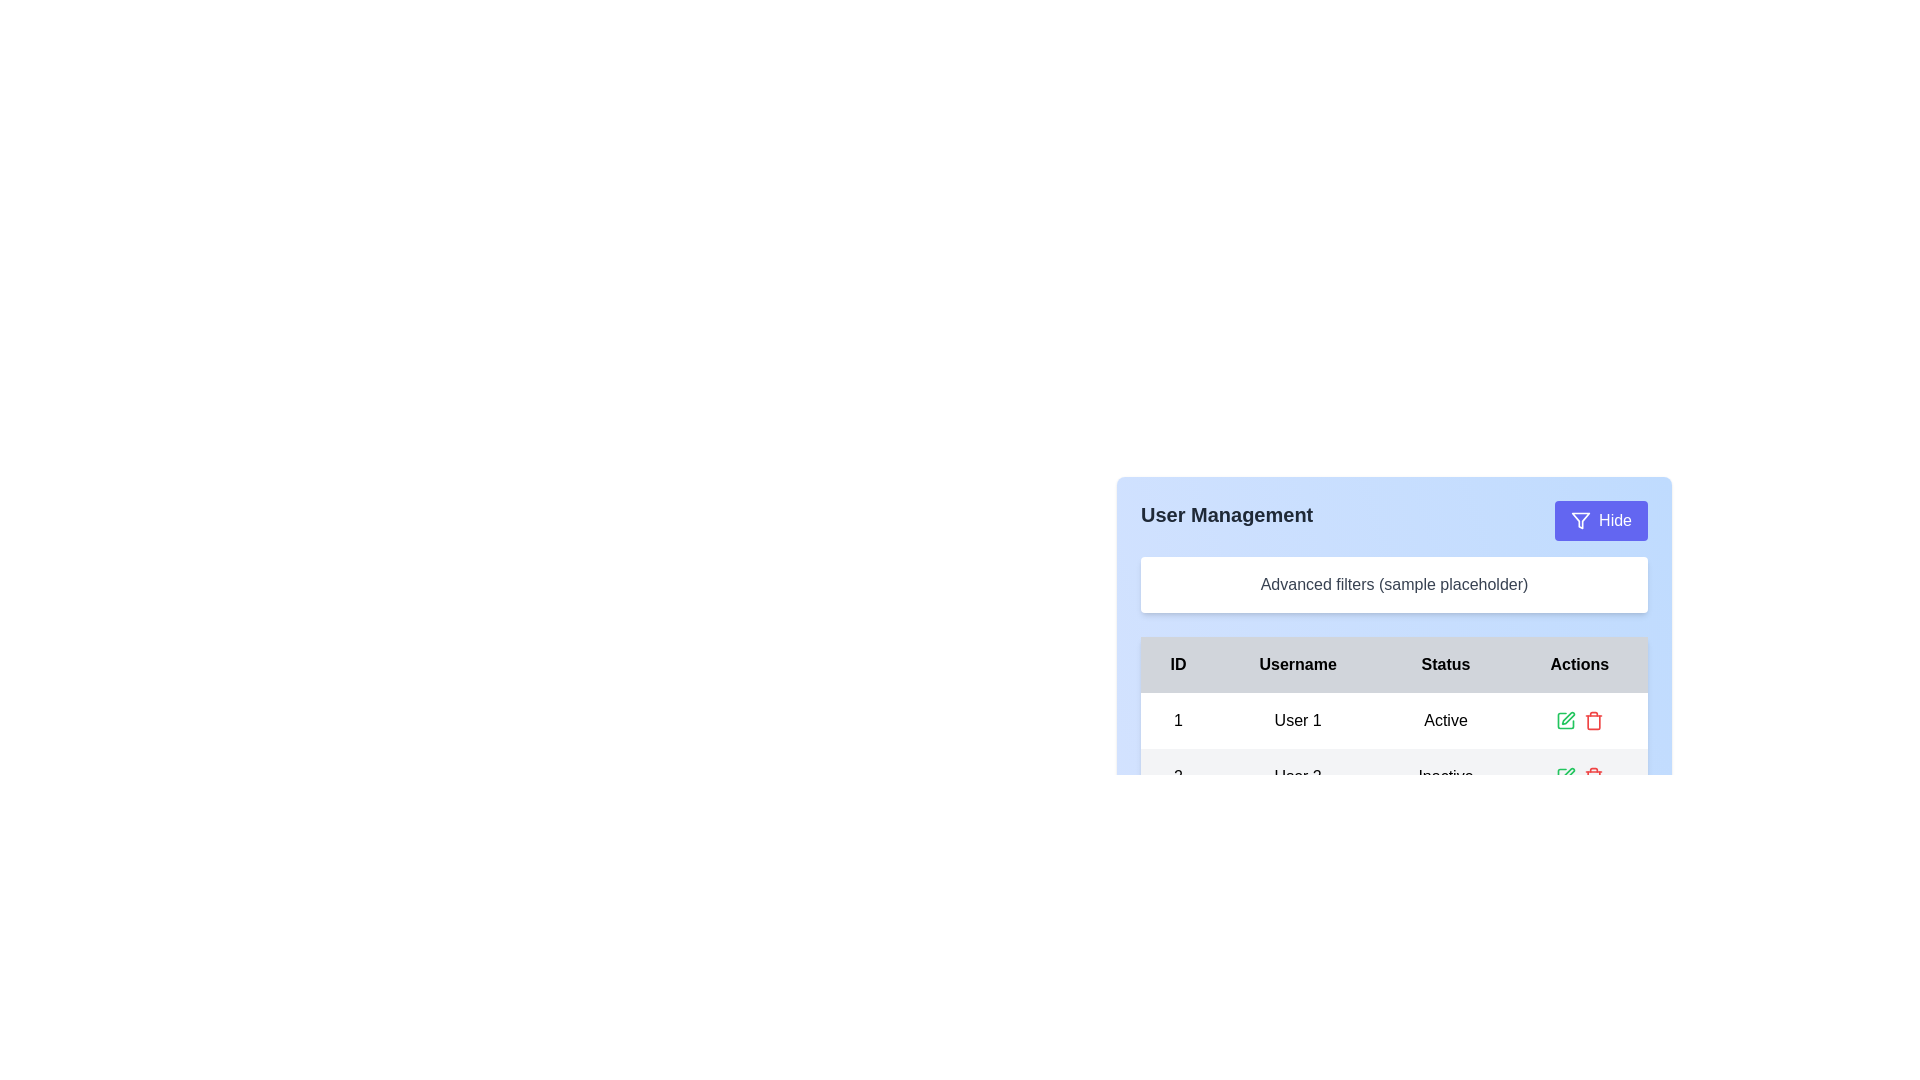 The width and height of the screenshot is (1920, 1080). Describe the element at coordinates (1592, 721) in the screenshot. I see `the trash can icon styled with a red color scheme, which is the third interactive element` at that location.